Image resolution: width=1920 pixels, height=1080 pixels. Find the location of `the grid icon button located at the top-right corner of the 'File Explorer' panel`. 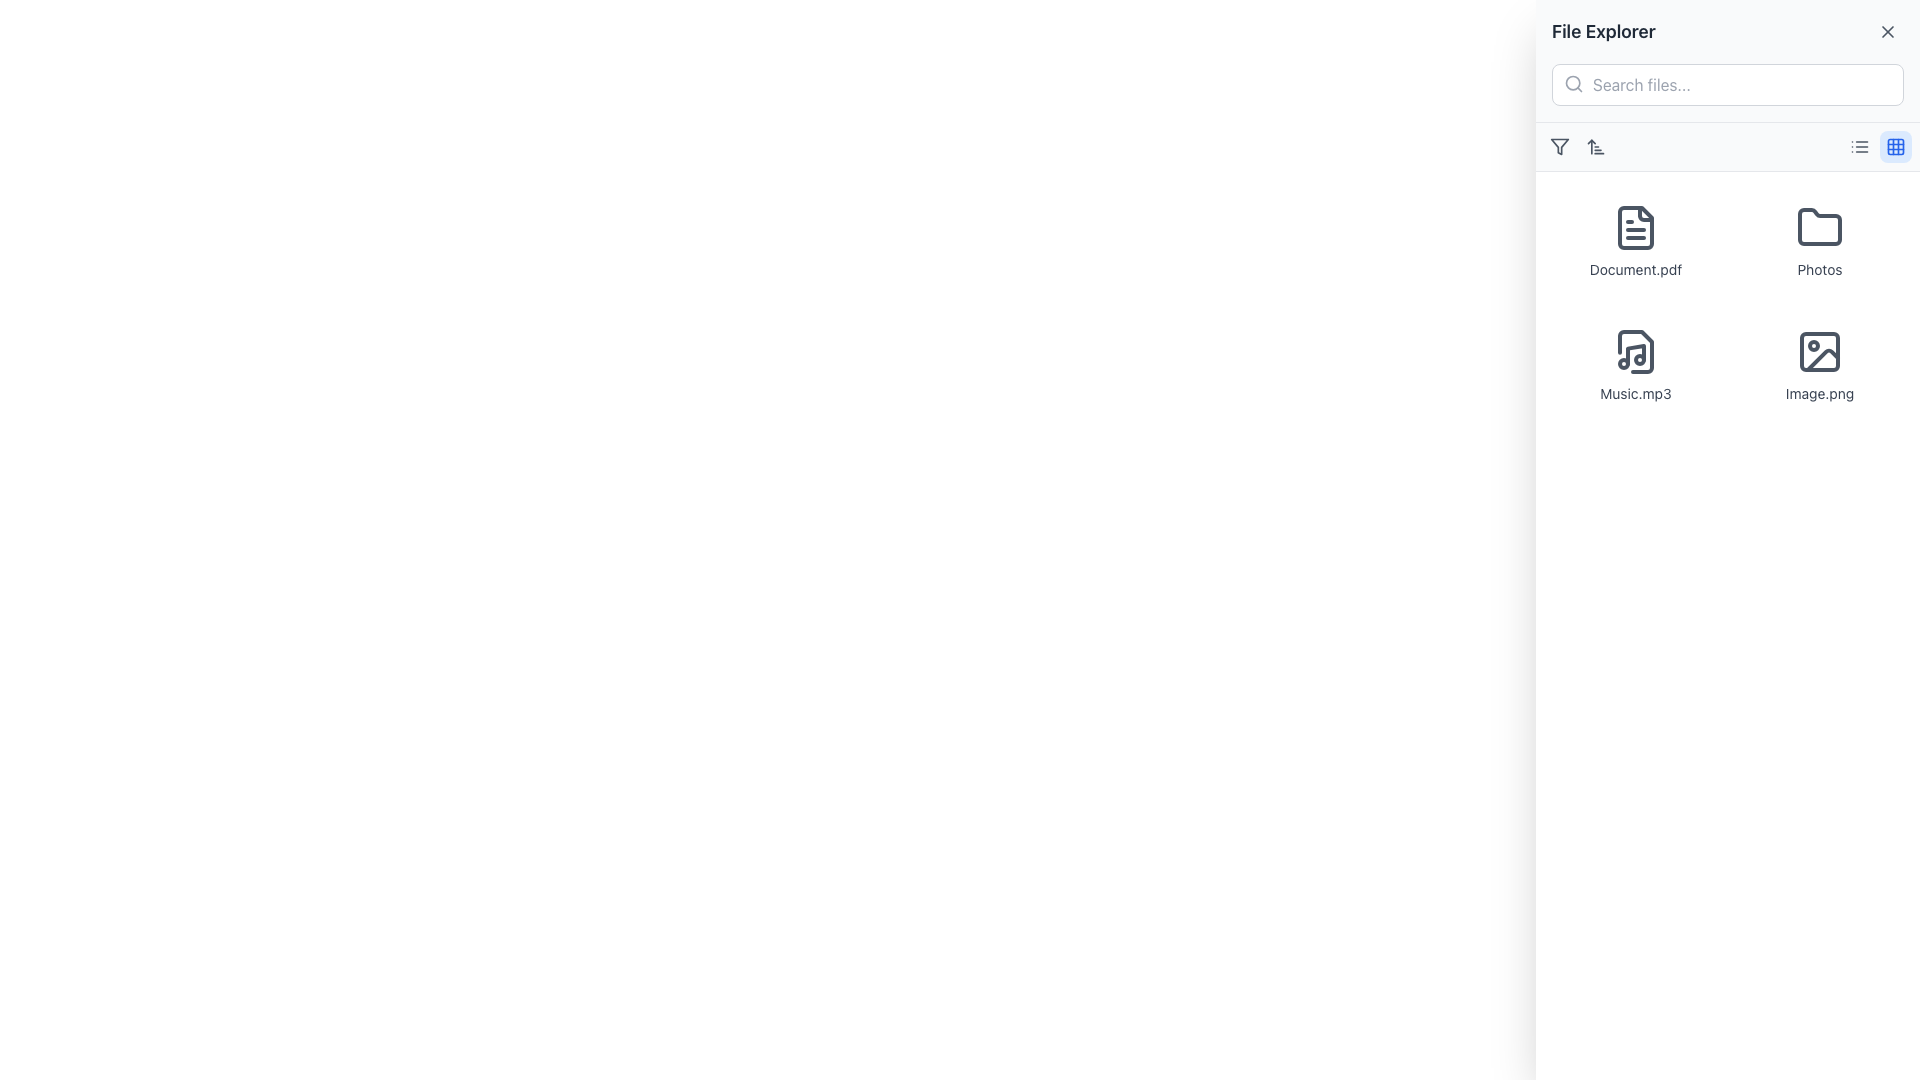

the grid icon button located at the top-right corner of the 'File Explorer' panel is located at coordinates (1895, 145).